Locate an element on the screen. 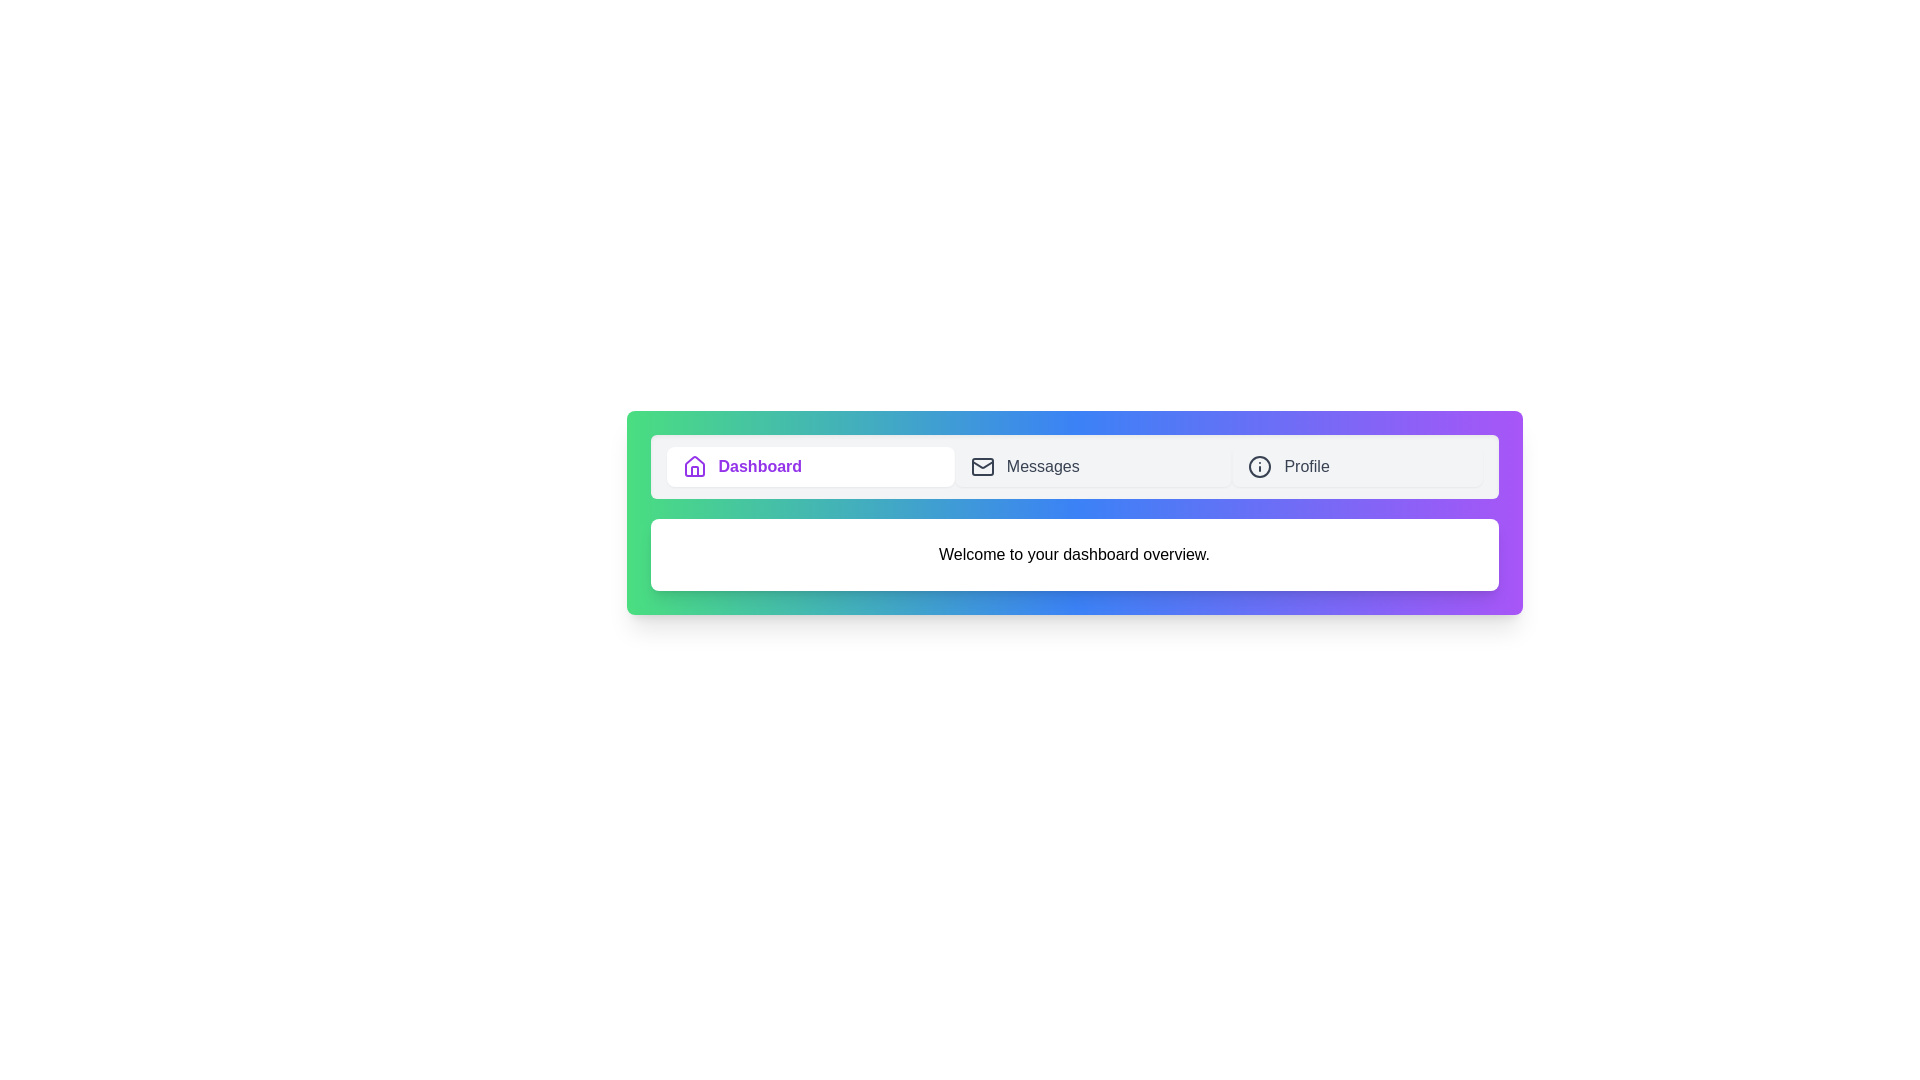  the tab labeled Messages to observe the visual changes is located at coordinates (1093, 466).